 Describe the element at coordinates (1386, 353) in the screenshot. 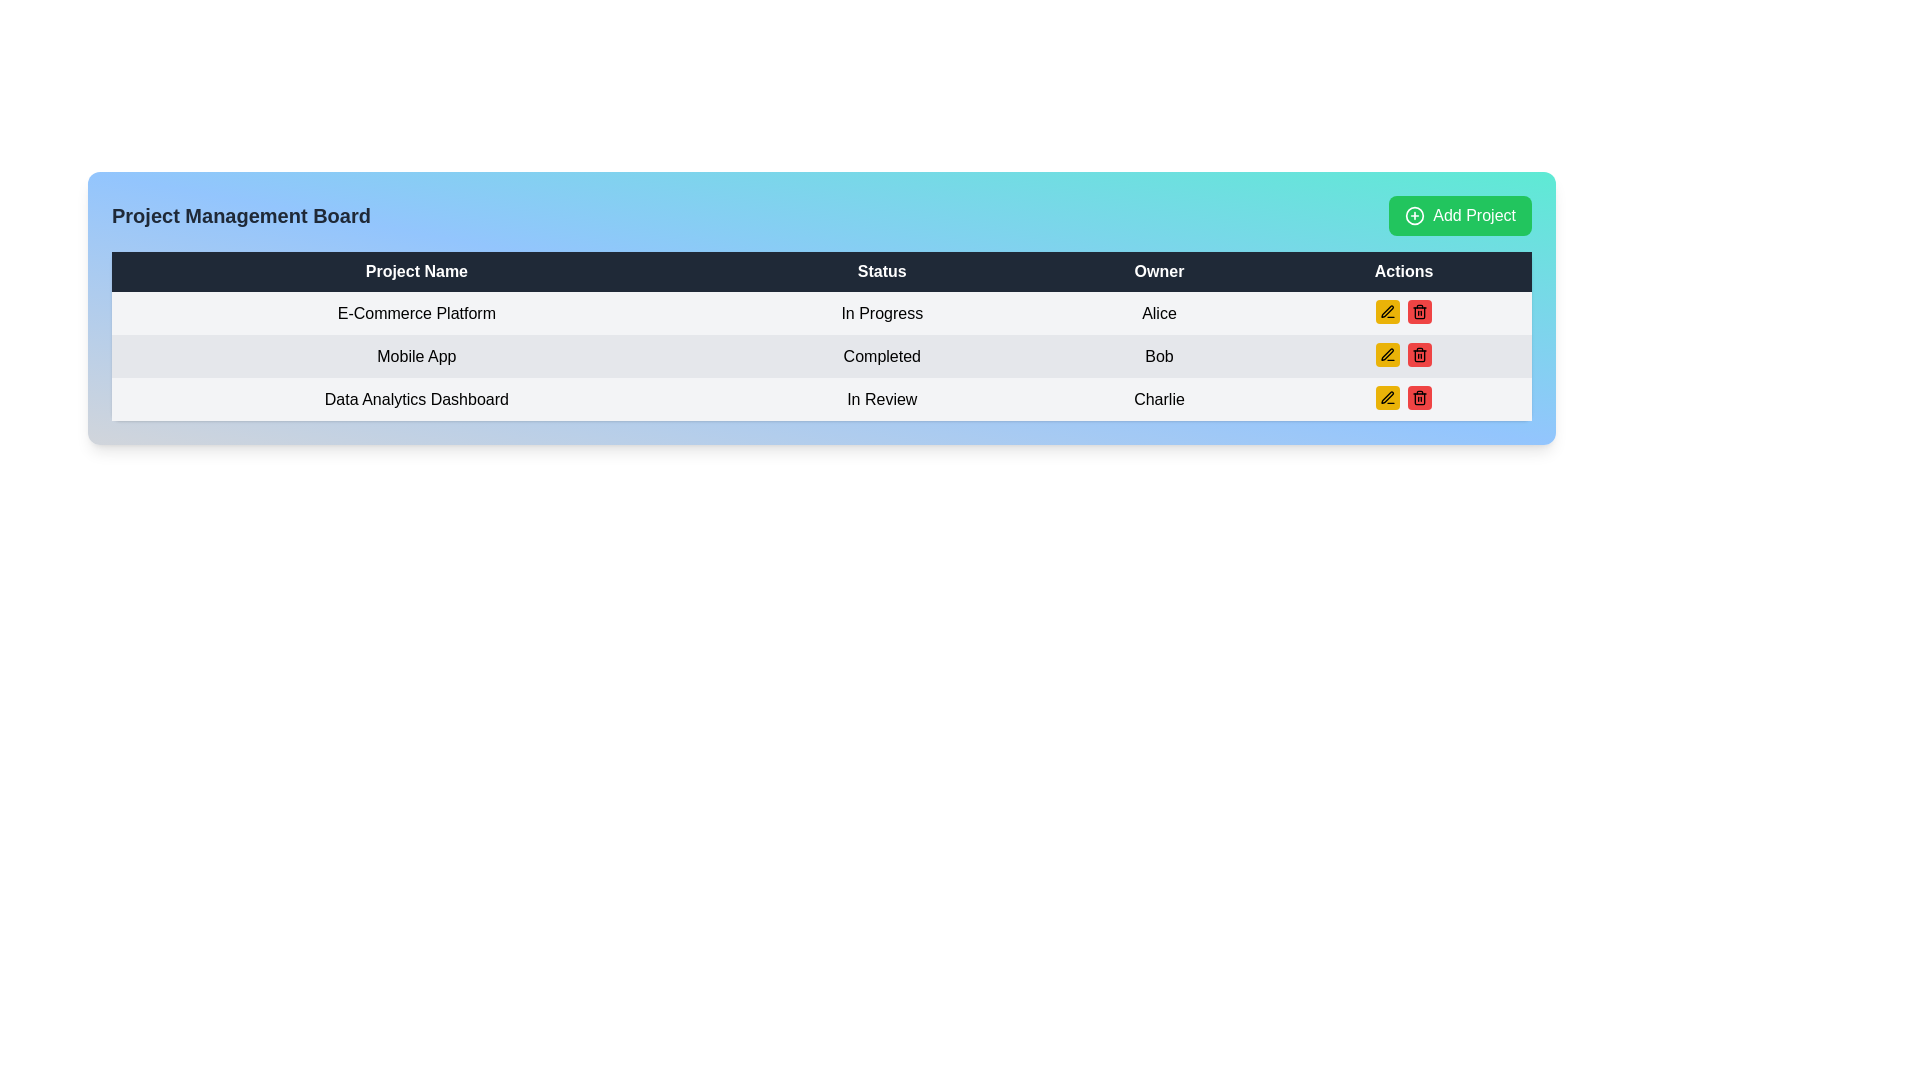

I see `the edit SVG icon, shaped like a pen, within the yellow circular button in the Actions column of the second row for the Mobile App project` at that location.